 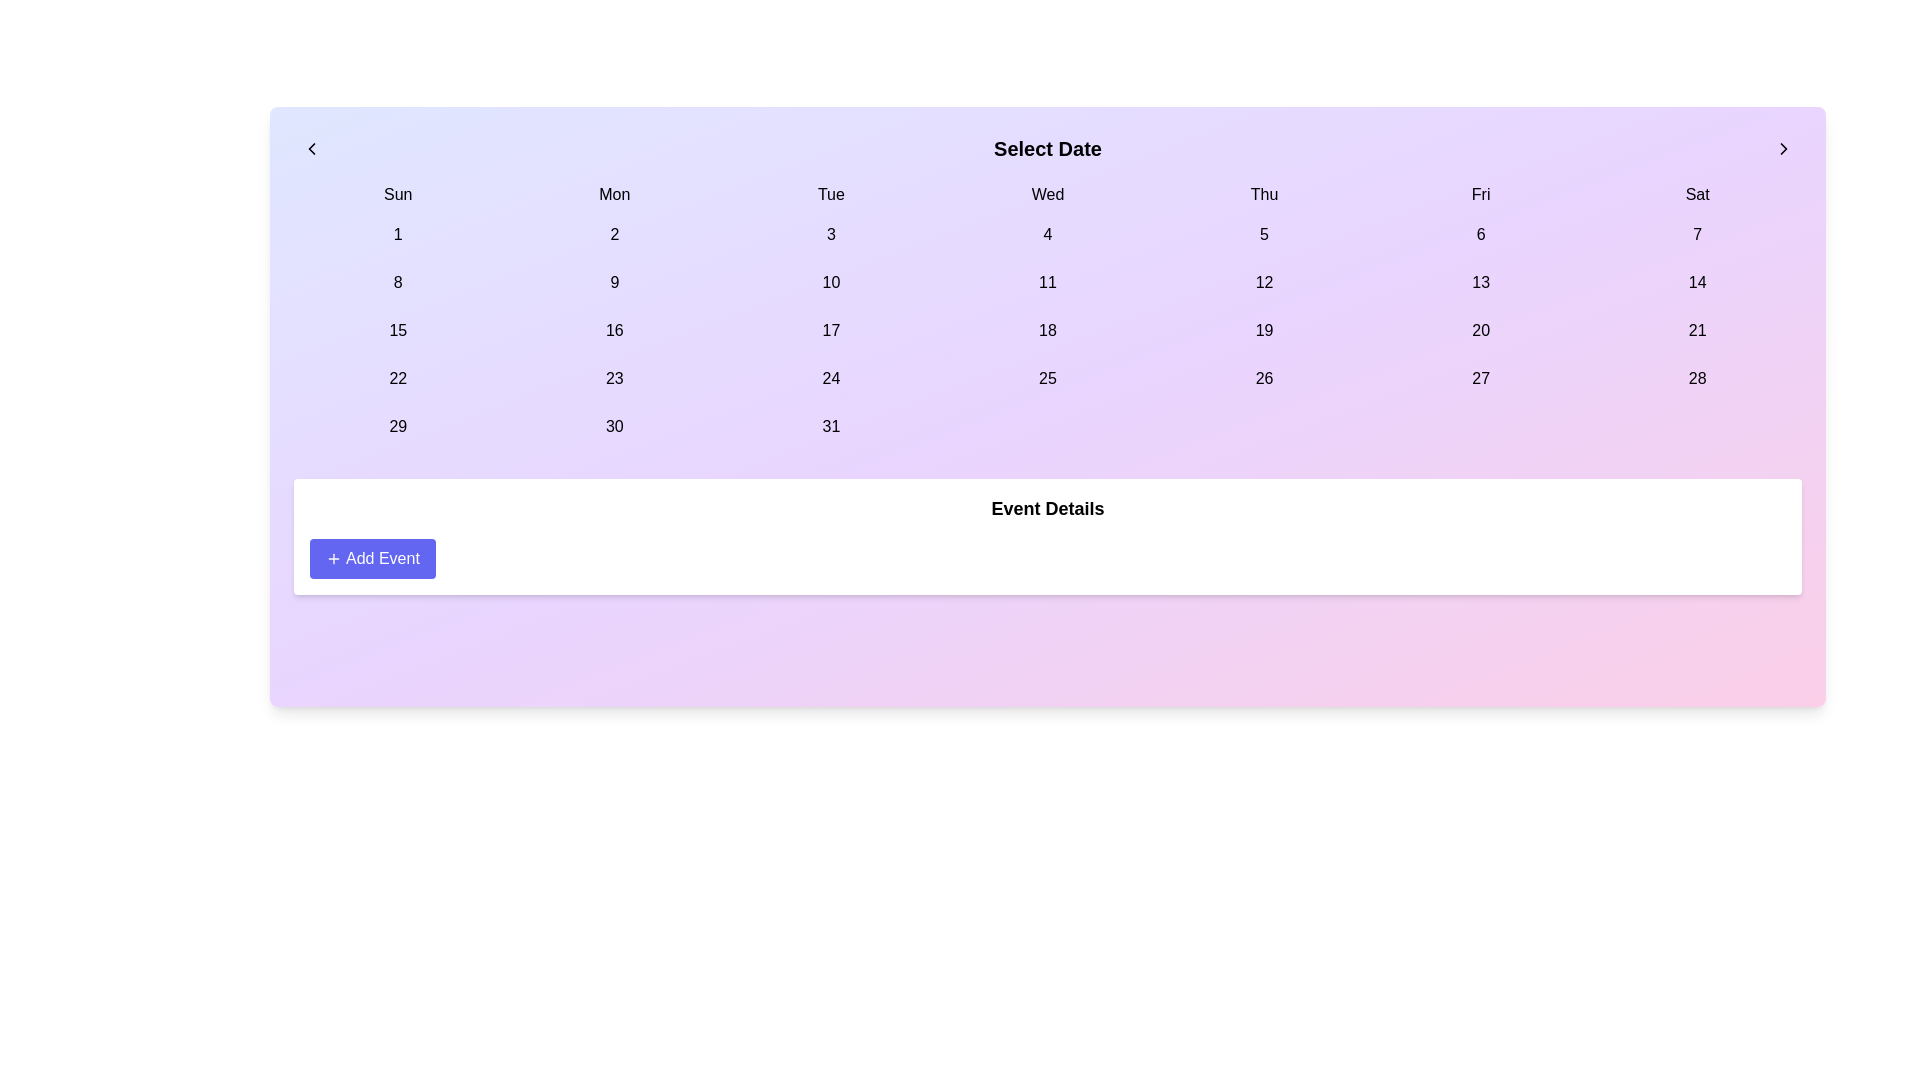 What do you see at coordinates (1263, 282) in the screenshot?
I see `the clickable calendar day cell for the 12th day, located under the 'Thu' column in the third row of dates` at bounding box center [1263, 282].